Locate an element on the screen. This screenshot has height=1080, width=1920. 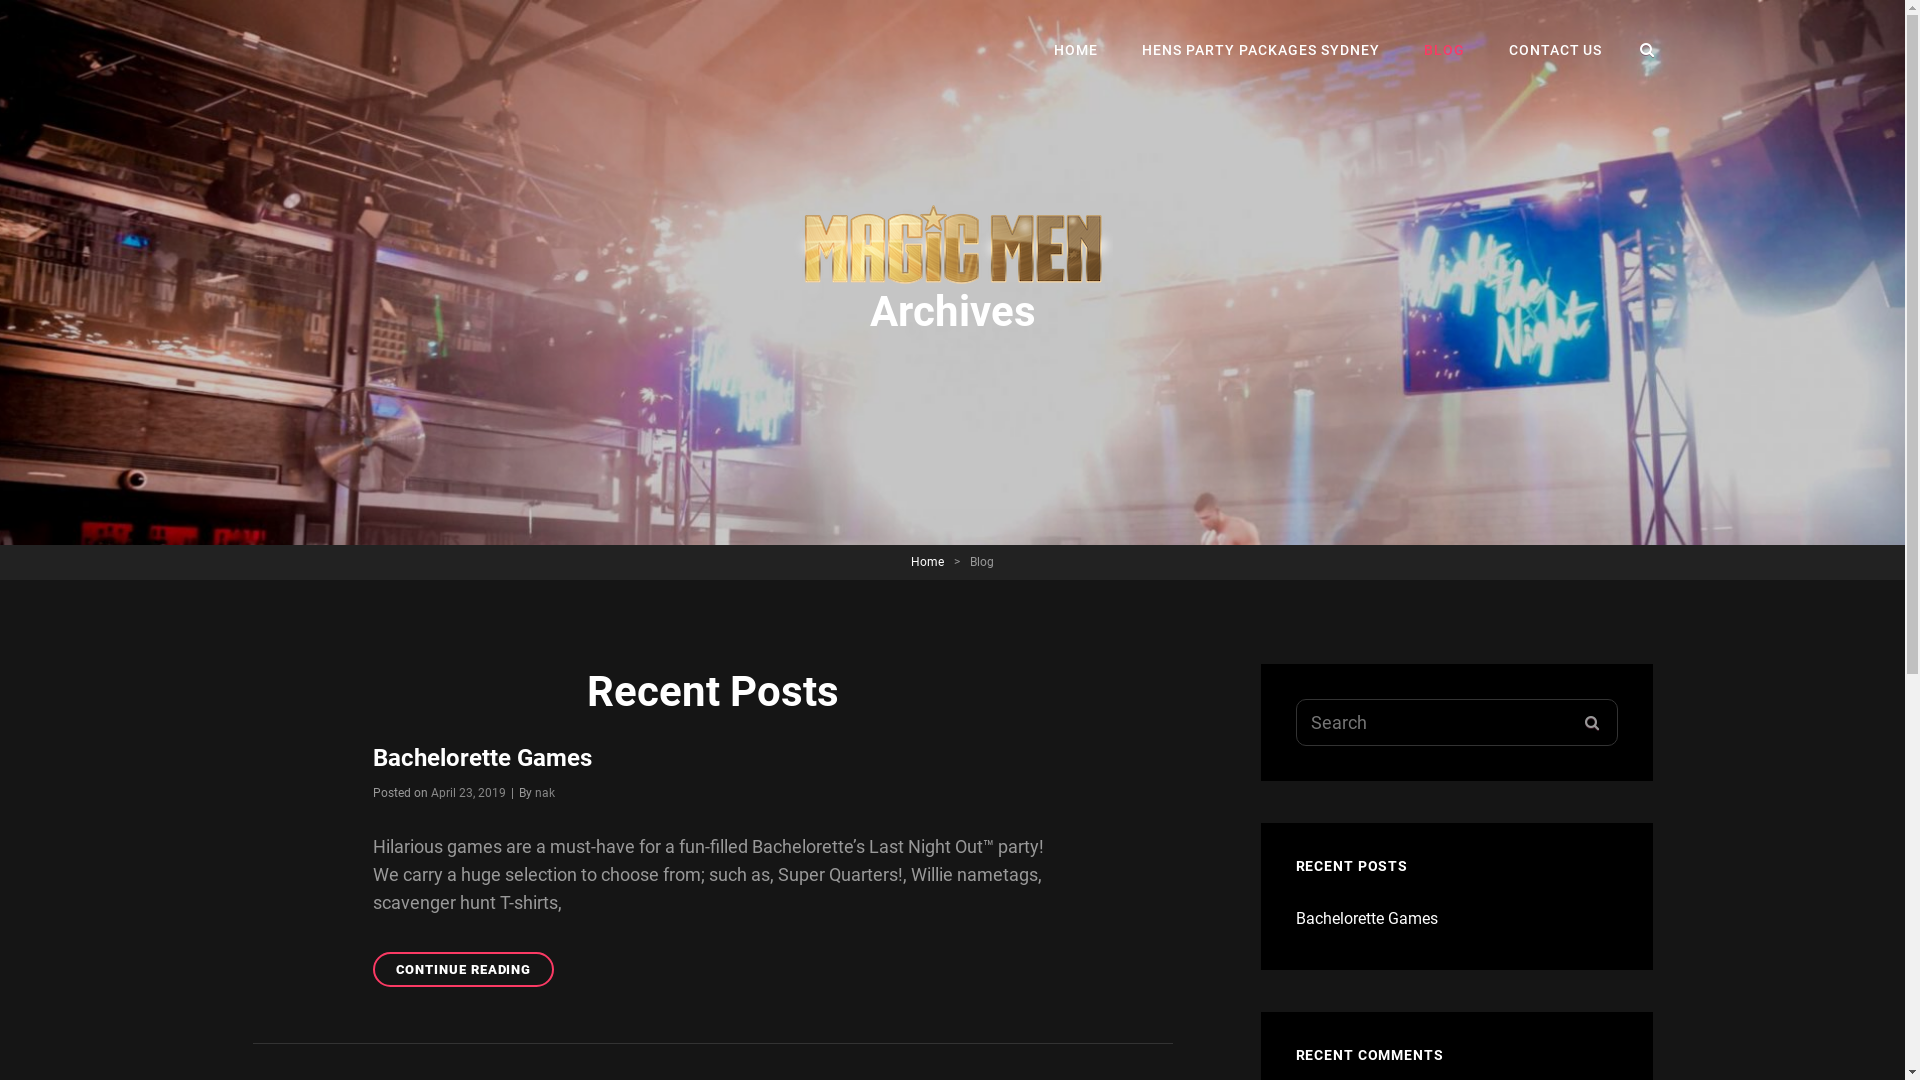
'SEARCH' is located at coordinates (1647, 49).